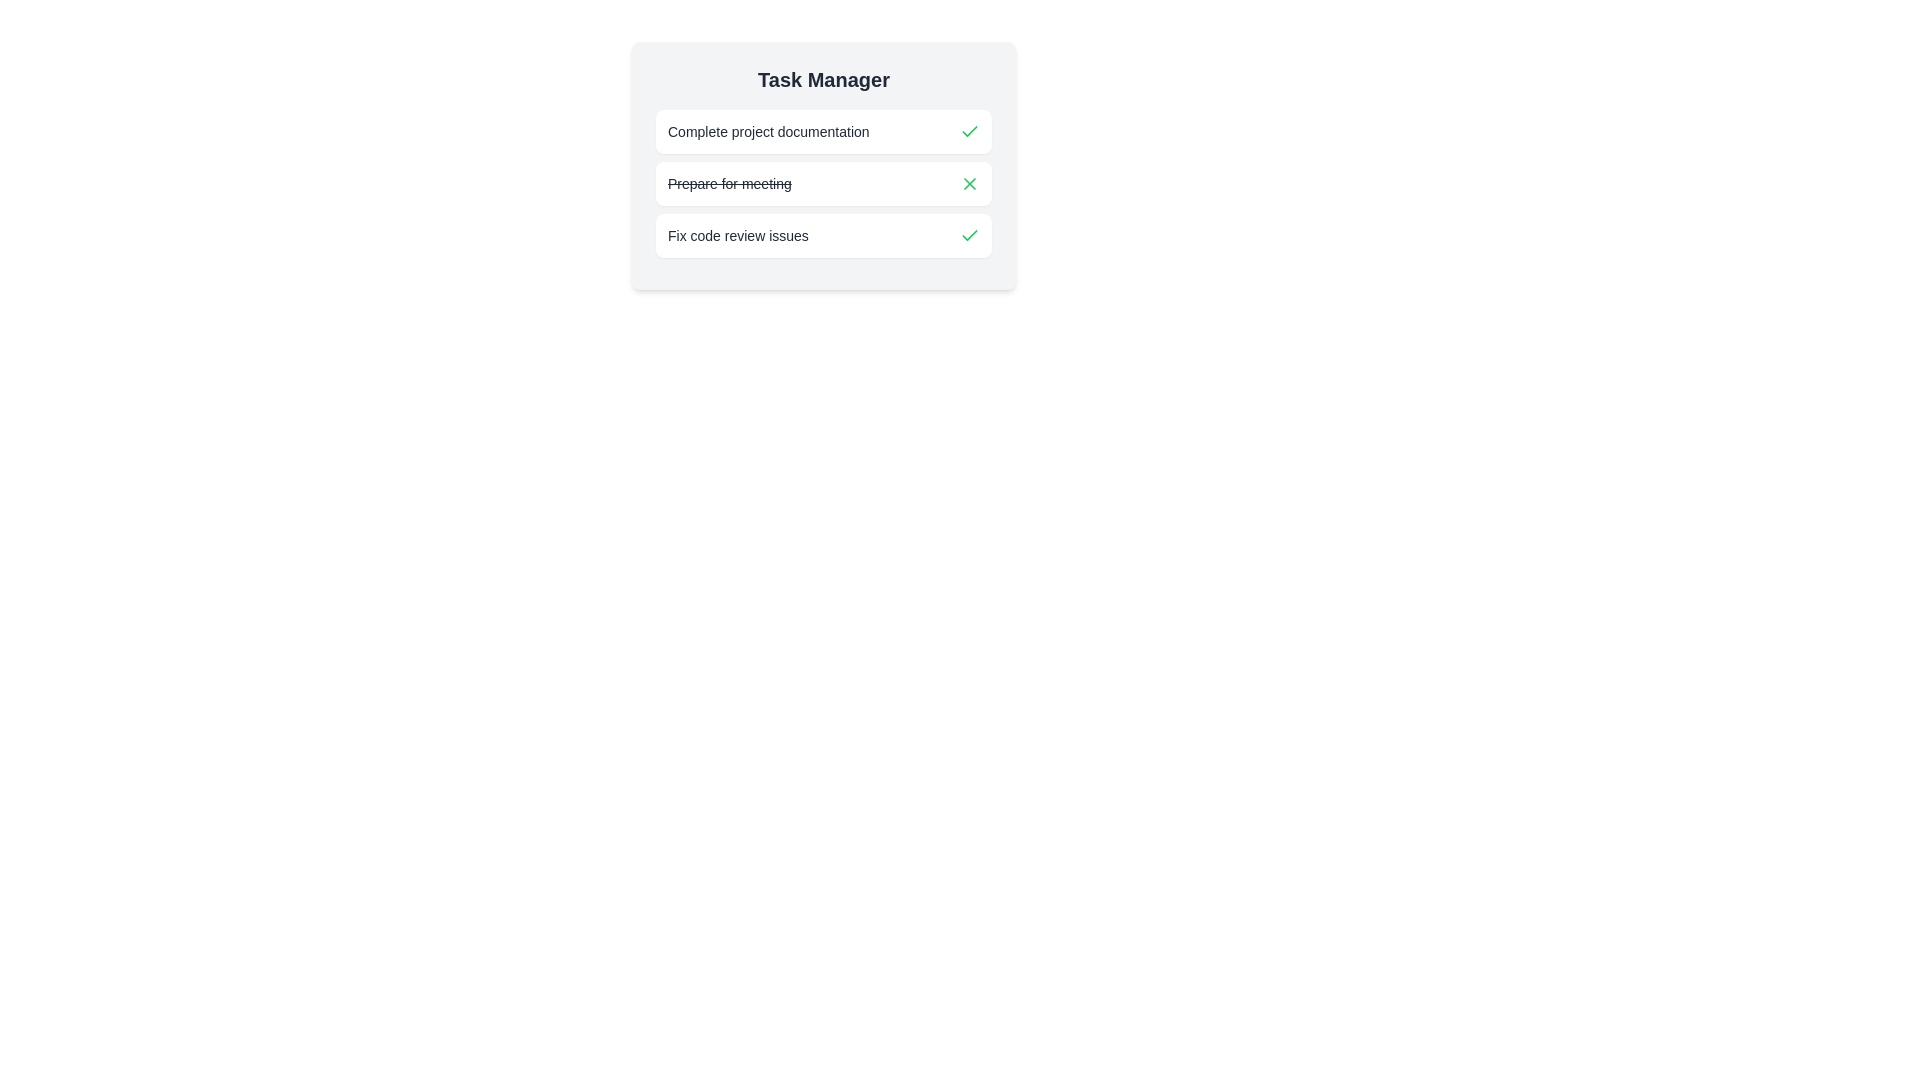 The width and height of the screenshot is (1920, 1080). Describe the element at coordinates (969, 184) in the screenshot. I see `the icon located in the task manager interface next to the second task item` at that location.